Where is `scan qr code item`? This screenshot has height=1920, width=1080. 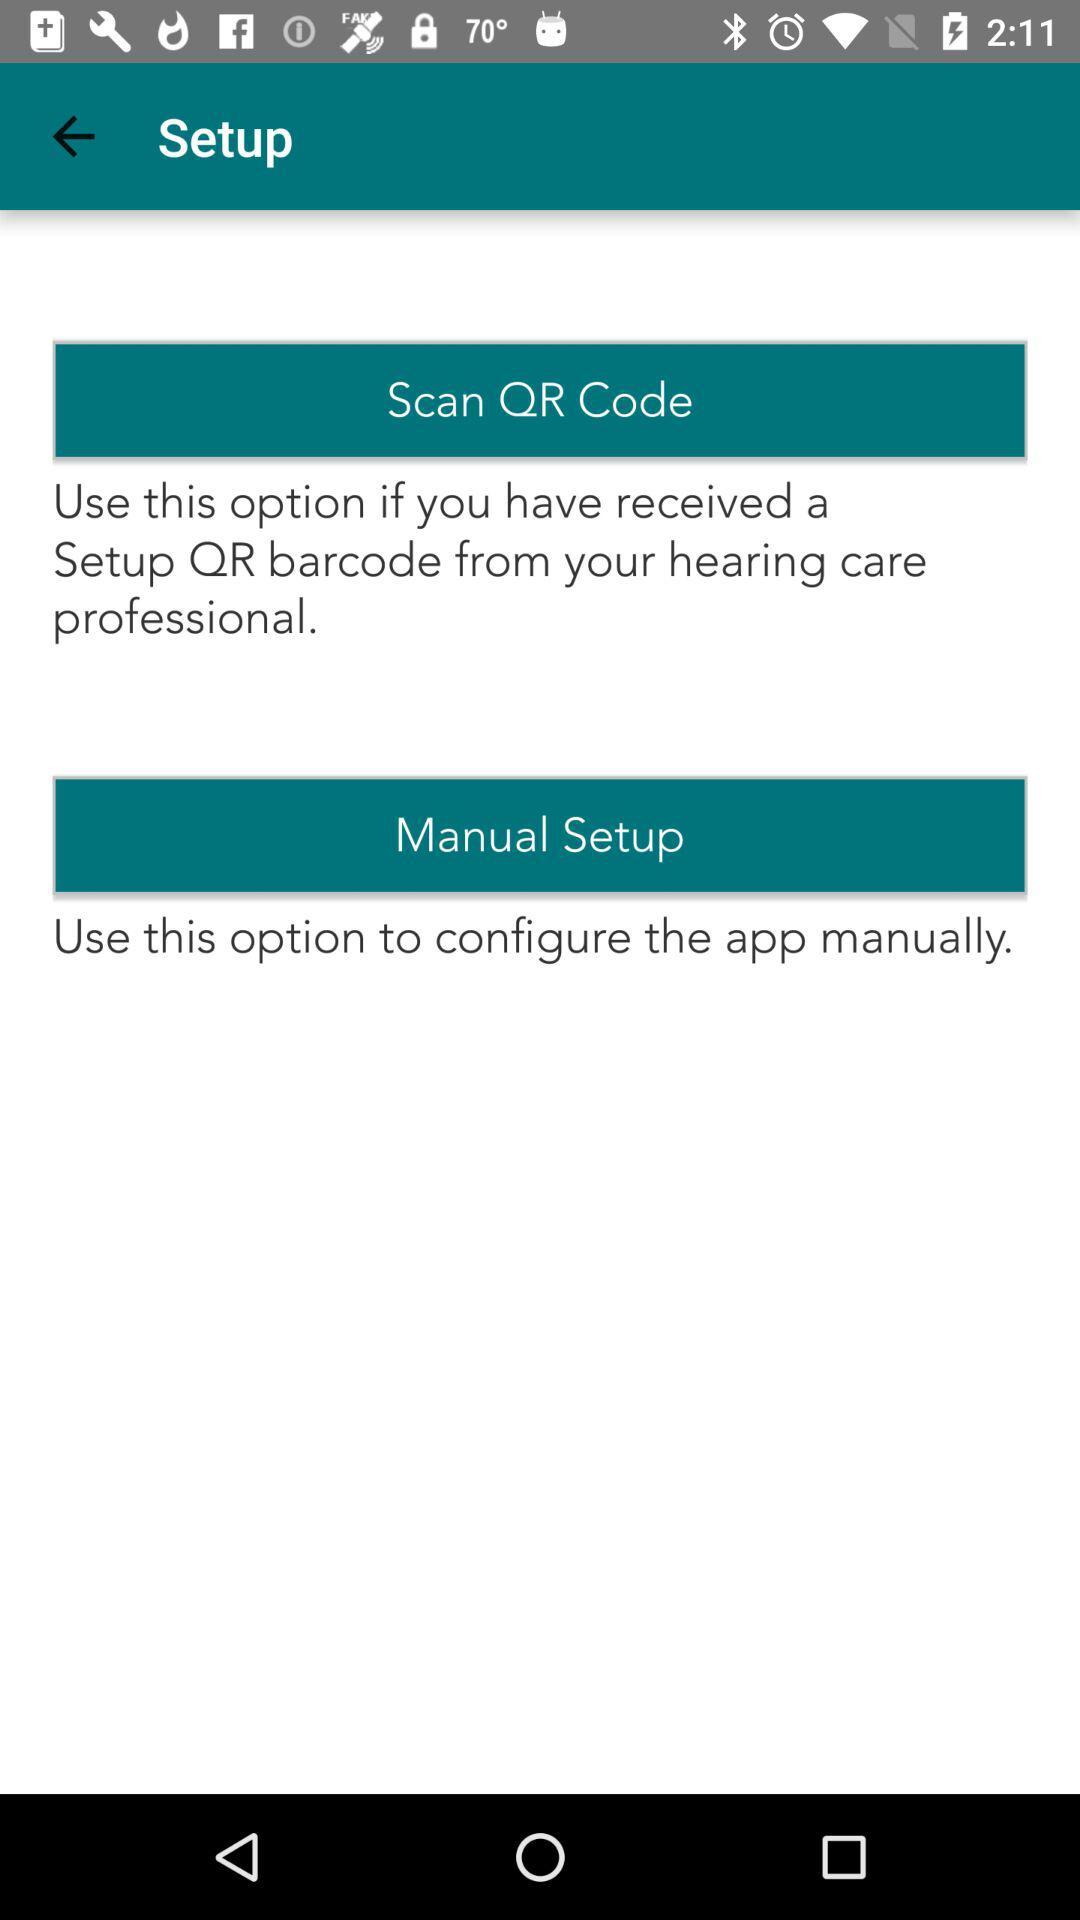
scan qr code item is located at coordinates (540, 400).